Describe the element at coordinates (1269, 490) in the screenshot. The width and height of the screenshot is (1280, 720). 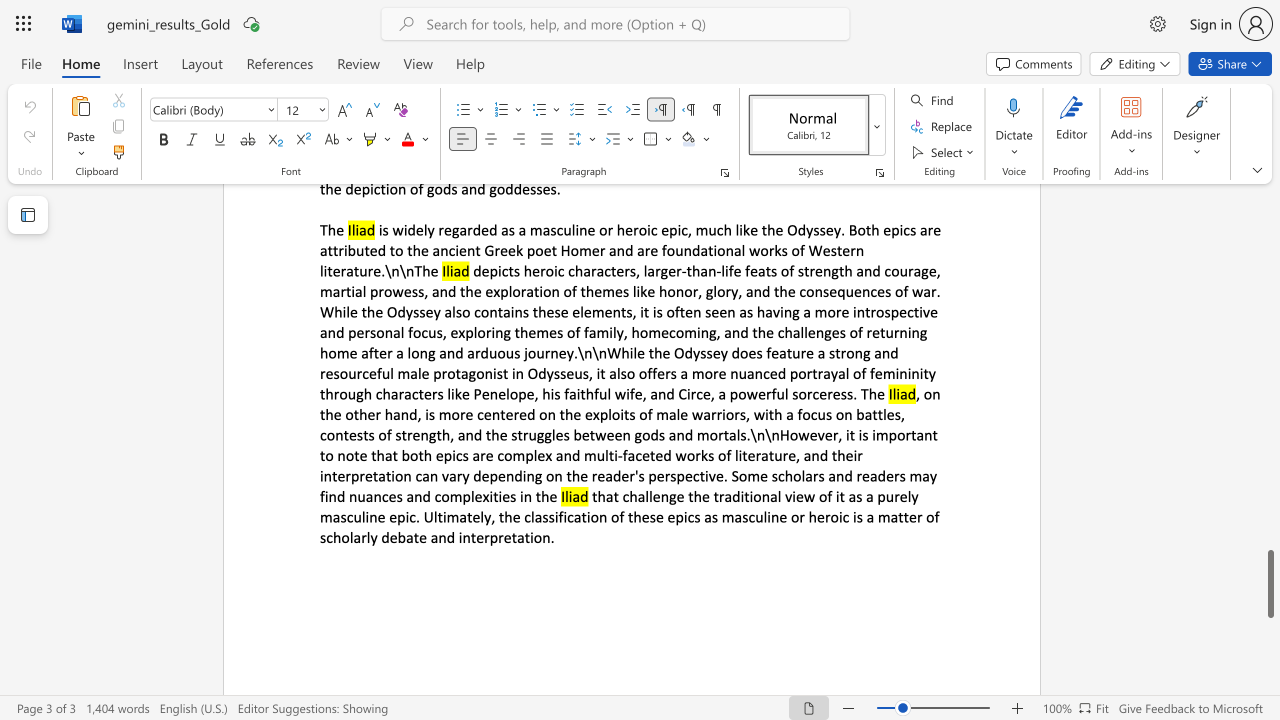
I see `the scrollbar to scroll the page up` at that location.